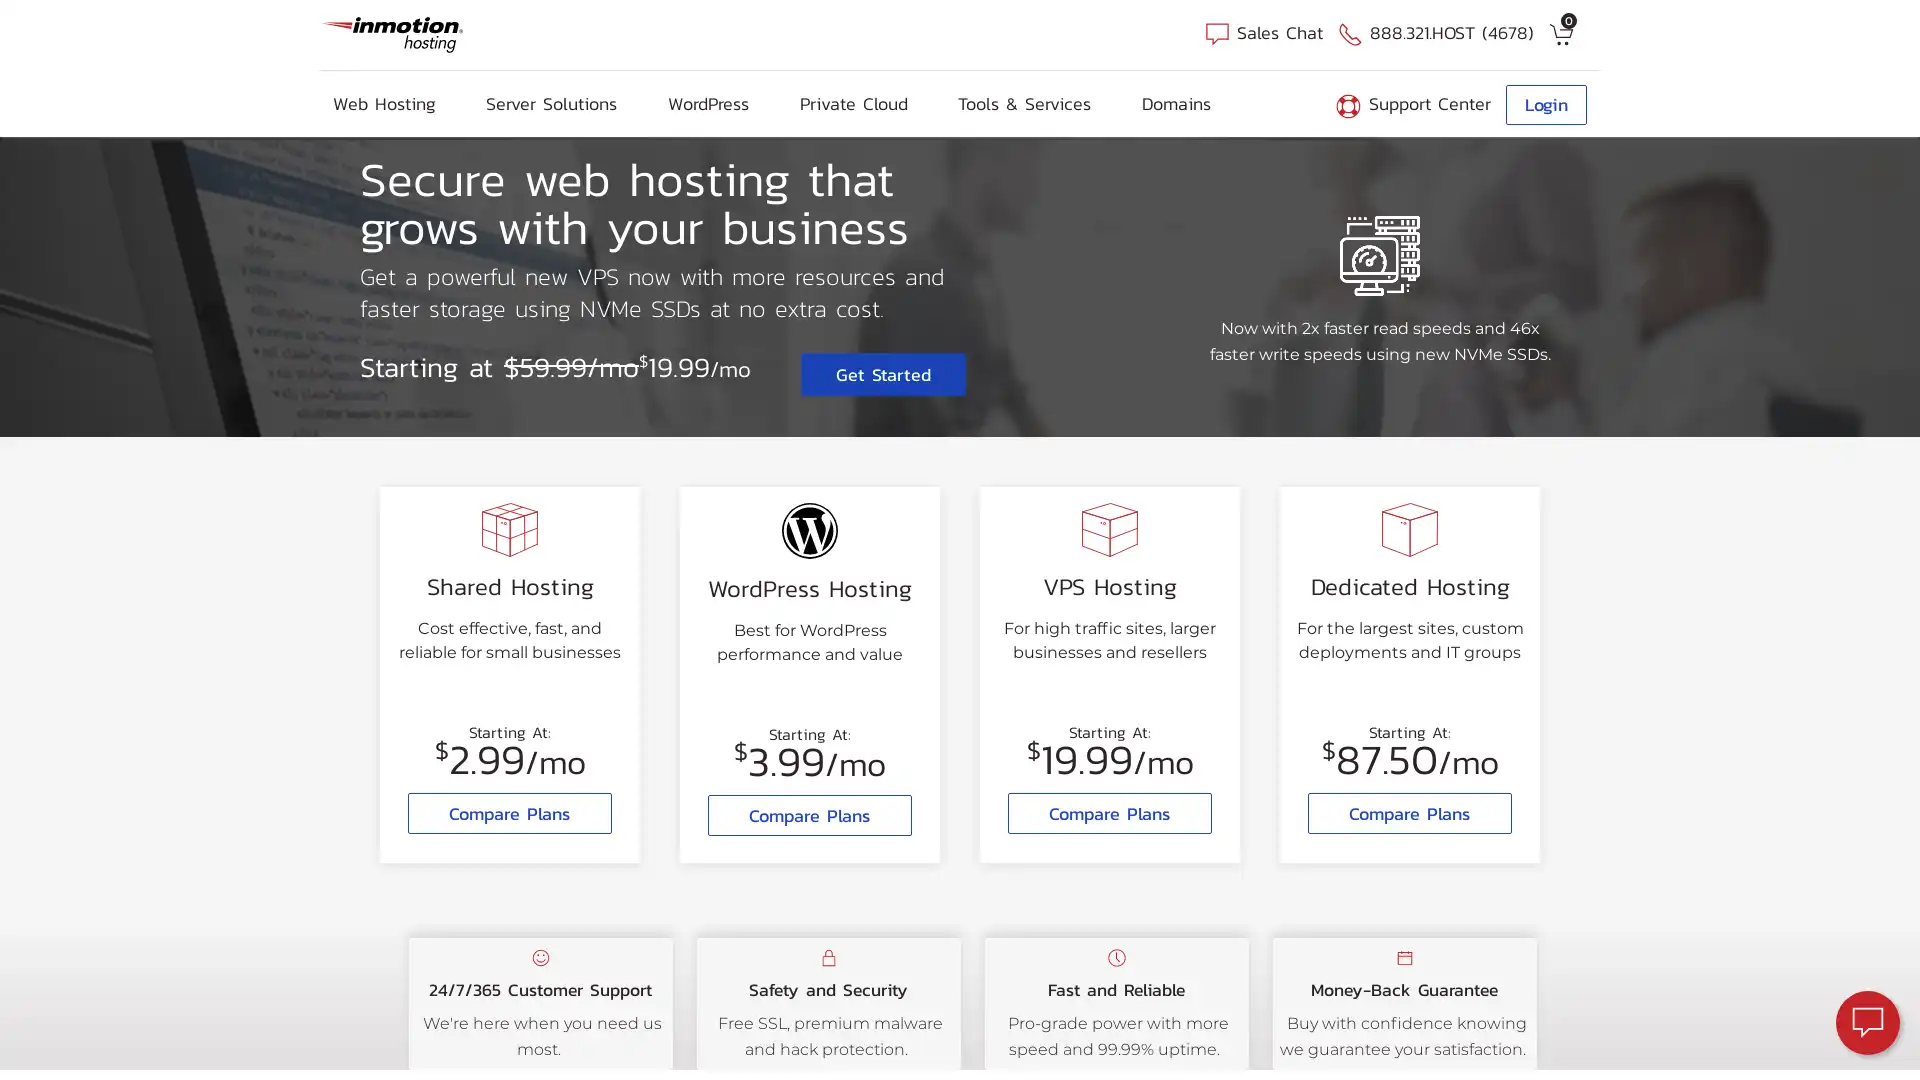 The image size is (1920, 1080). What do you see at coordinates (1108, 813) in the screenshot?
I see `Compare Plans` at bounding box center [1108, 813].